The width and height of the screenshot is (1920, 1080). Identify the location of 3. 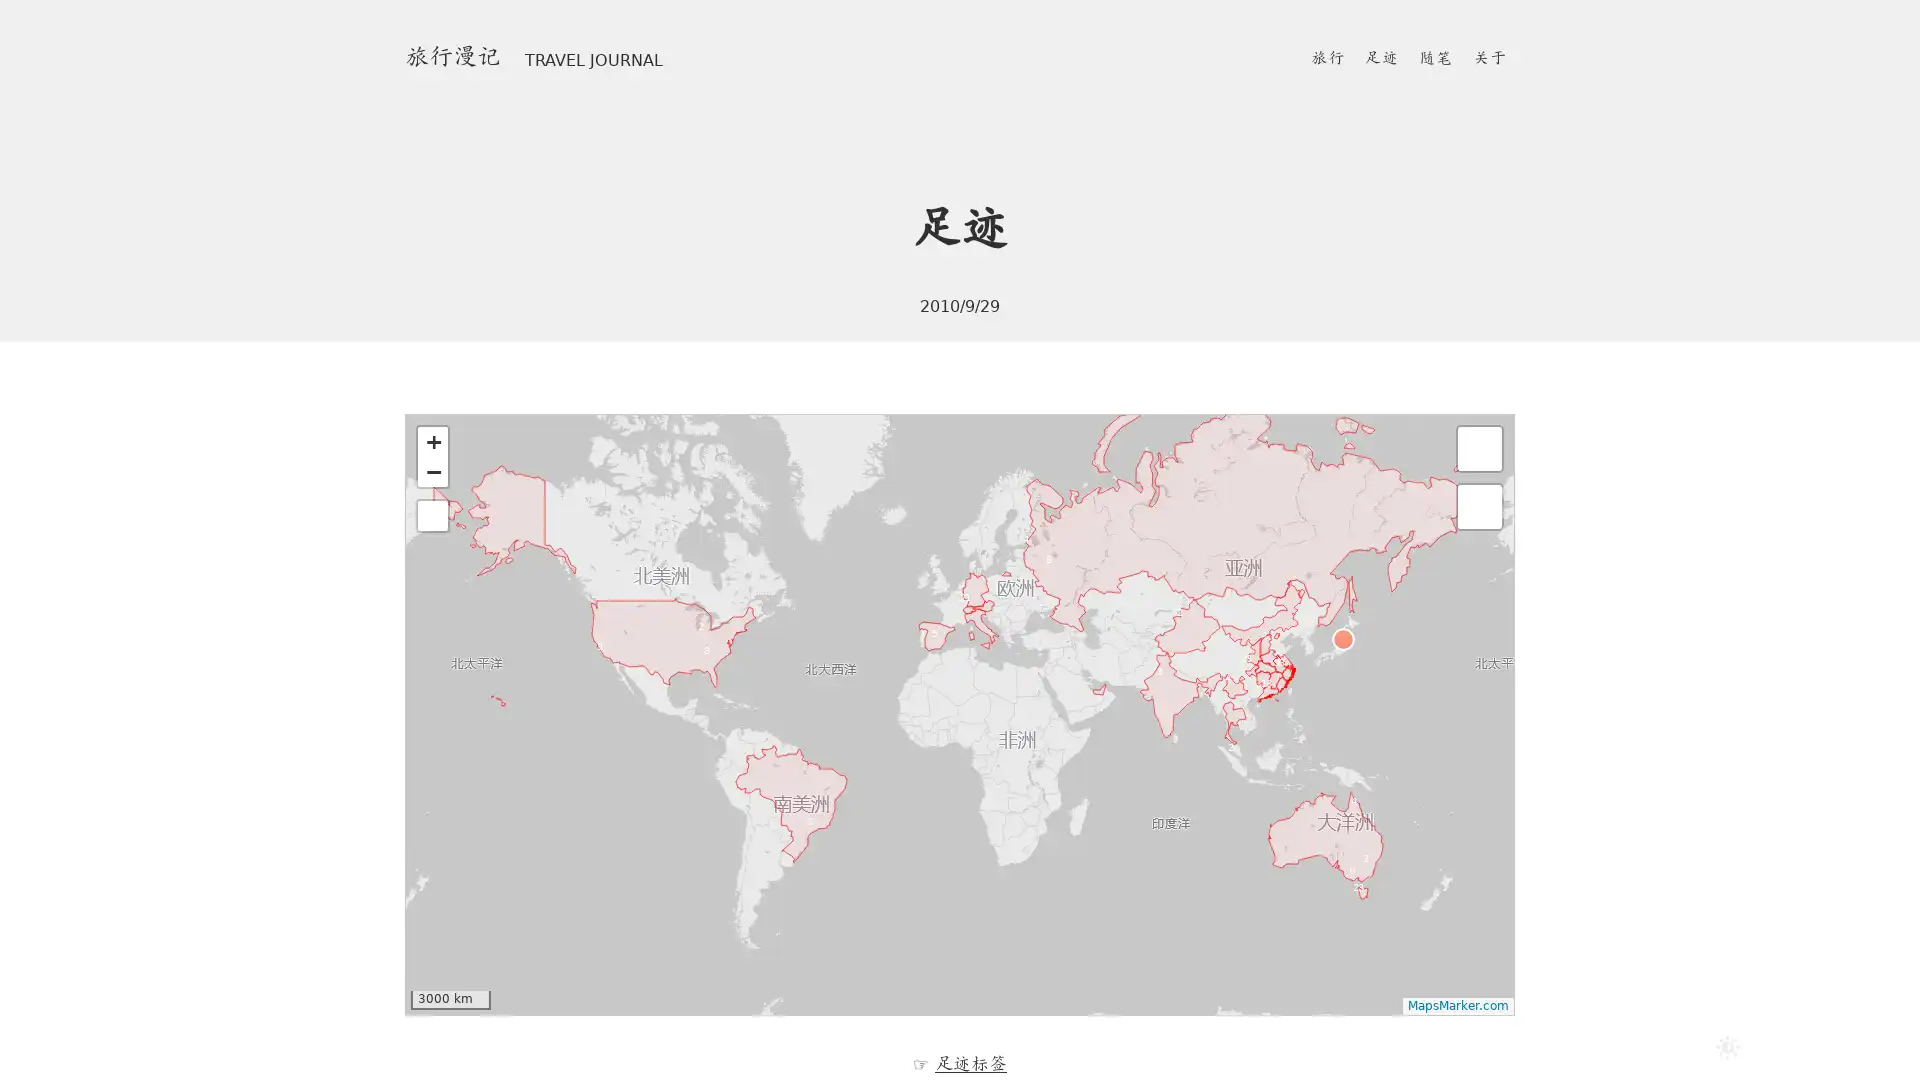
(1166, 677).